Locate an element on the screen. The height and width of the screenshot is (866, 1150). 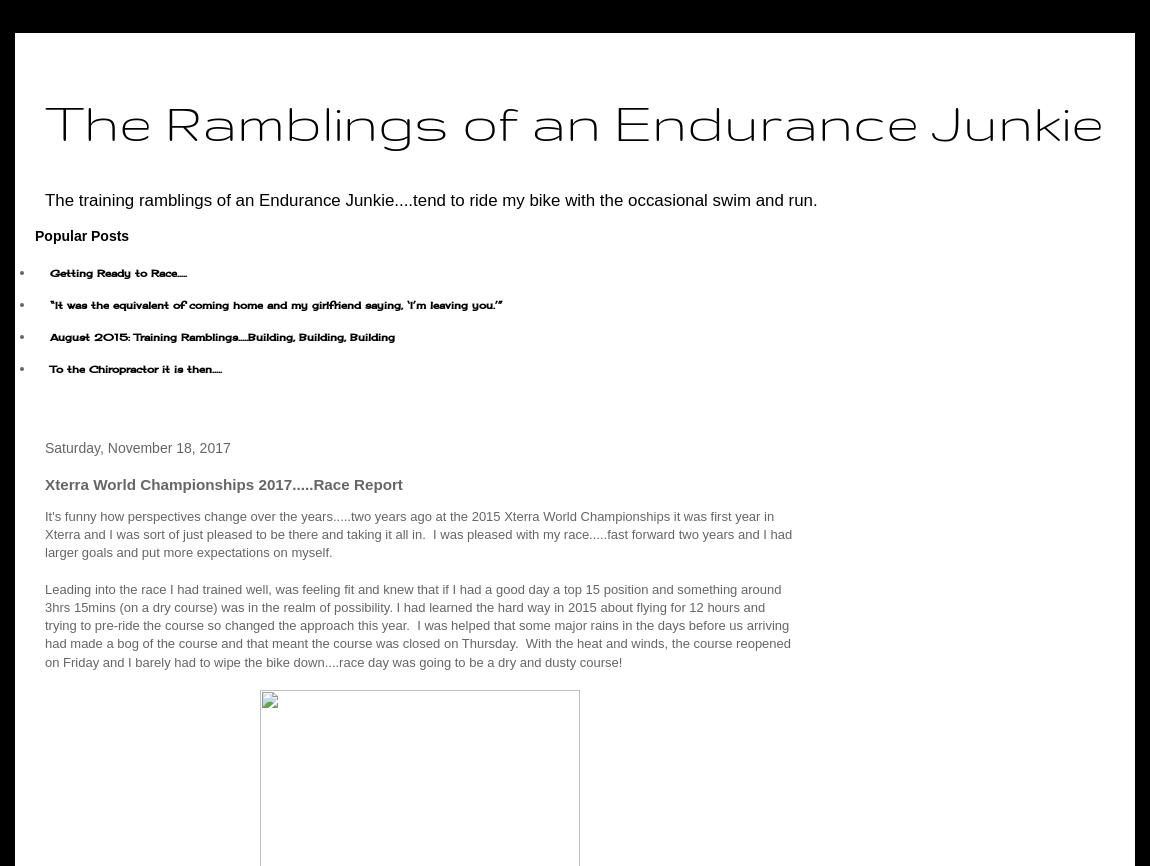
'Saturday, November 18, 2017' is located at coordinates (136, 447).